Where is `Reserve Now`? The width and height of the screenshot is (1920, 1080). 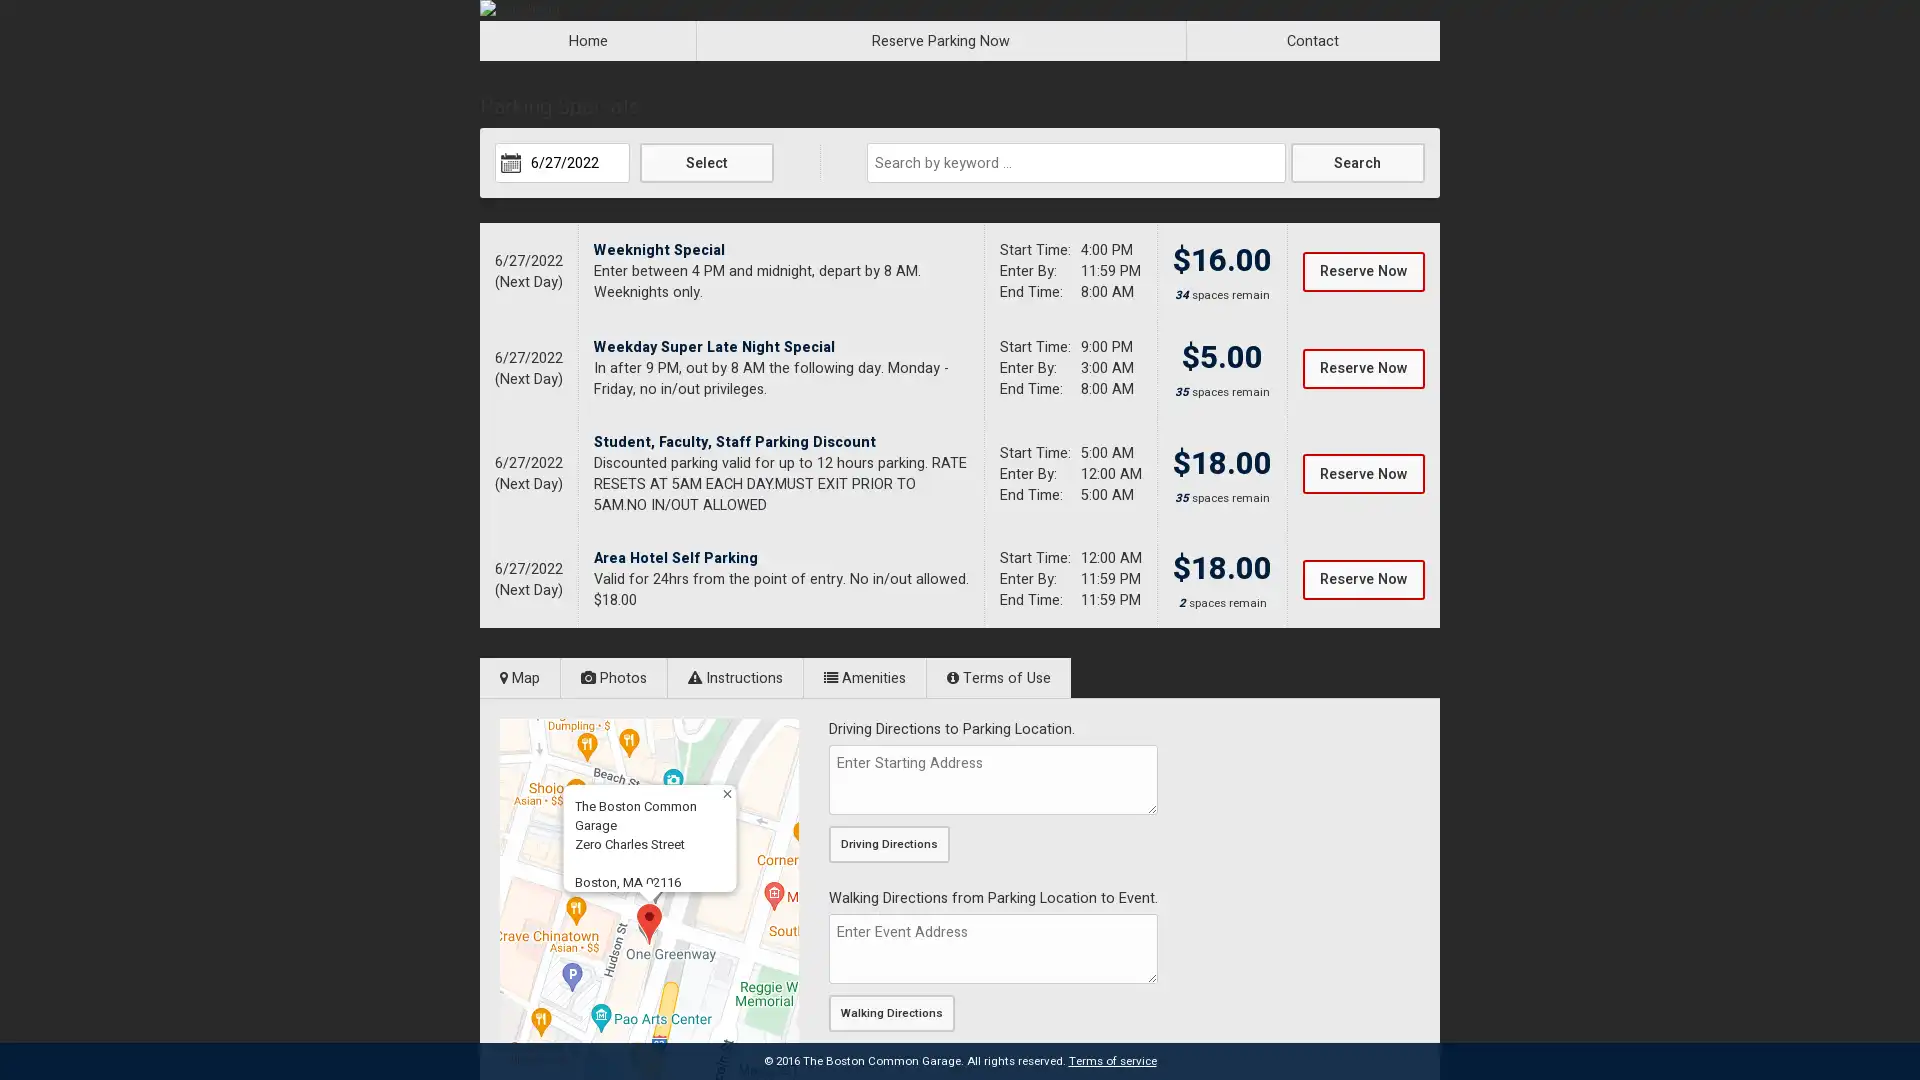
Reserve Now is located at coordinates (1362, 270).